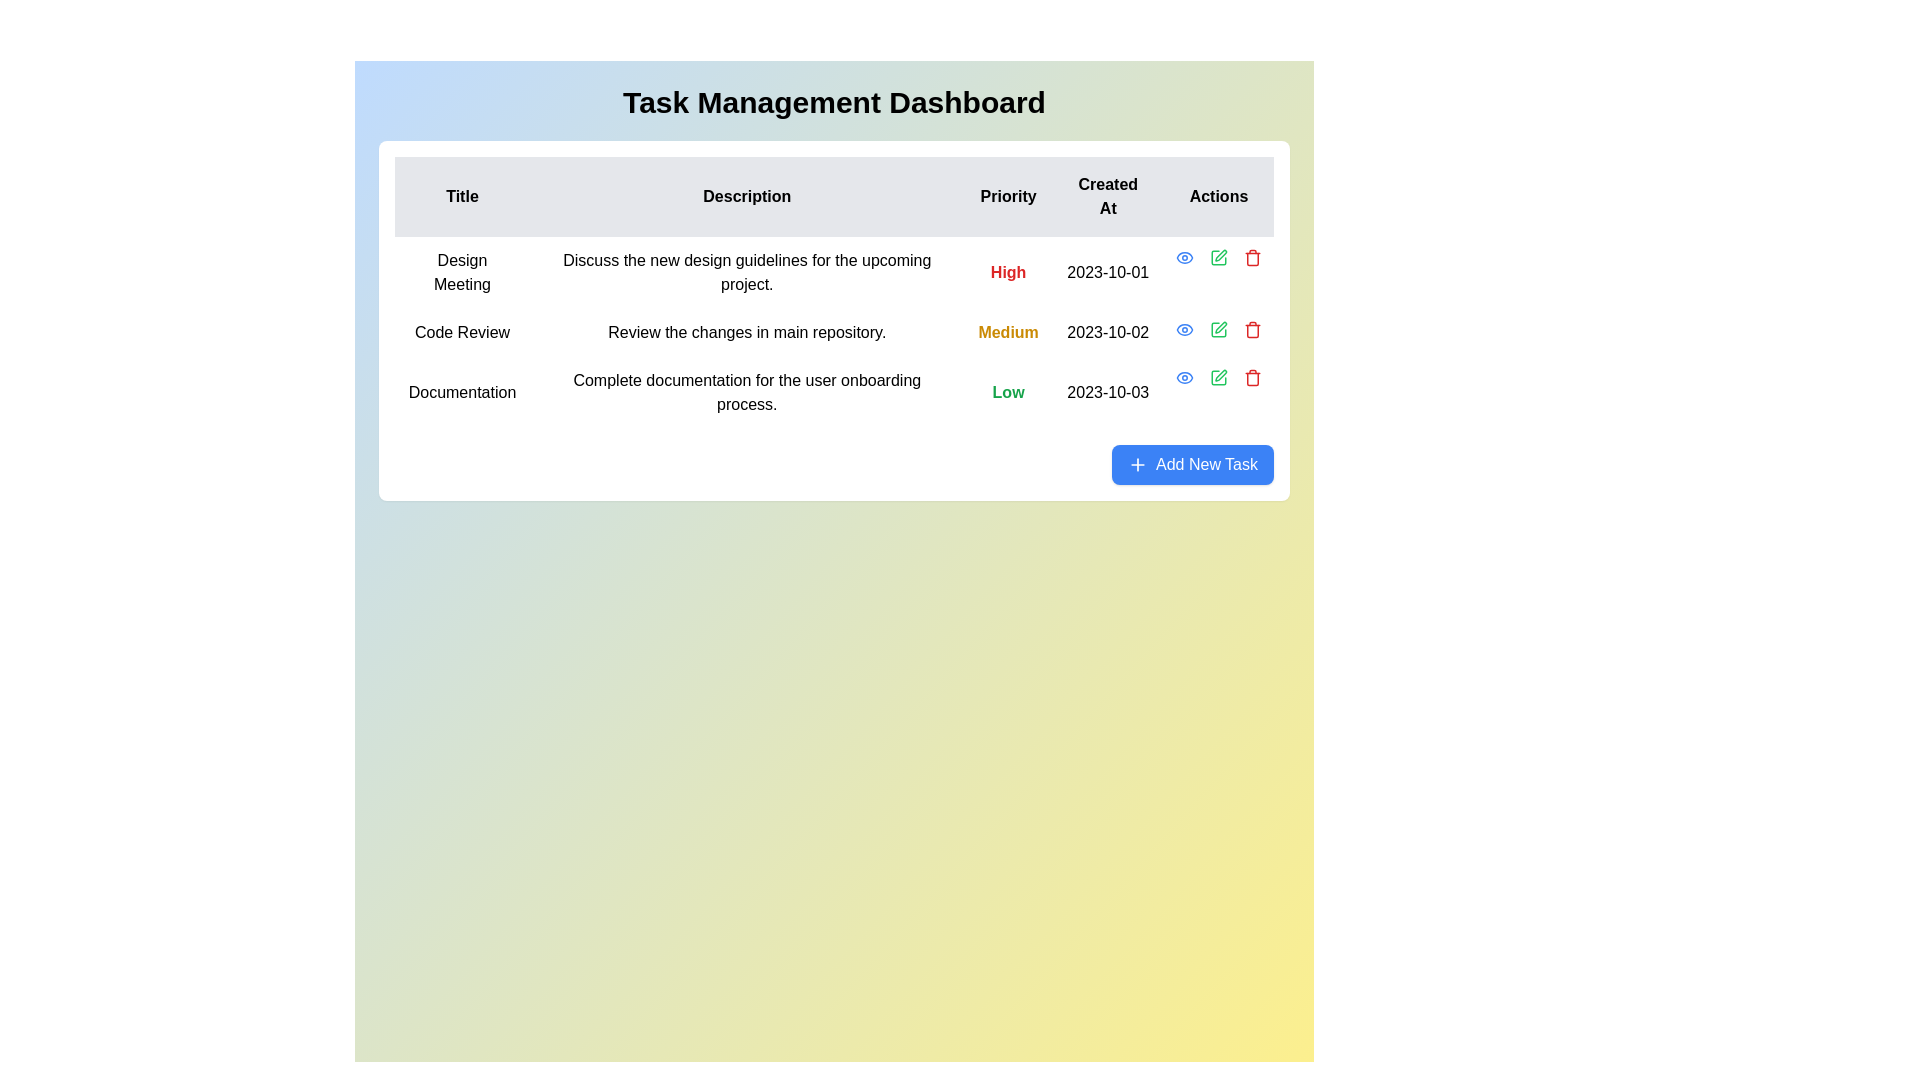 The width and height of the screenshot is (1920, 1080). Describe the element at coordinates (1218, 378) in the screenshot. I see `the edit button located in the 'Actions' column of the third row of the task management table to initiate an edit action` at that location.